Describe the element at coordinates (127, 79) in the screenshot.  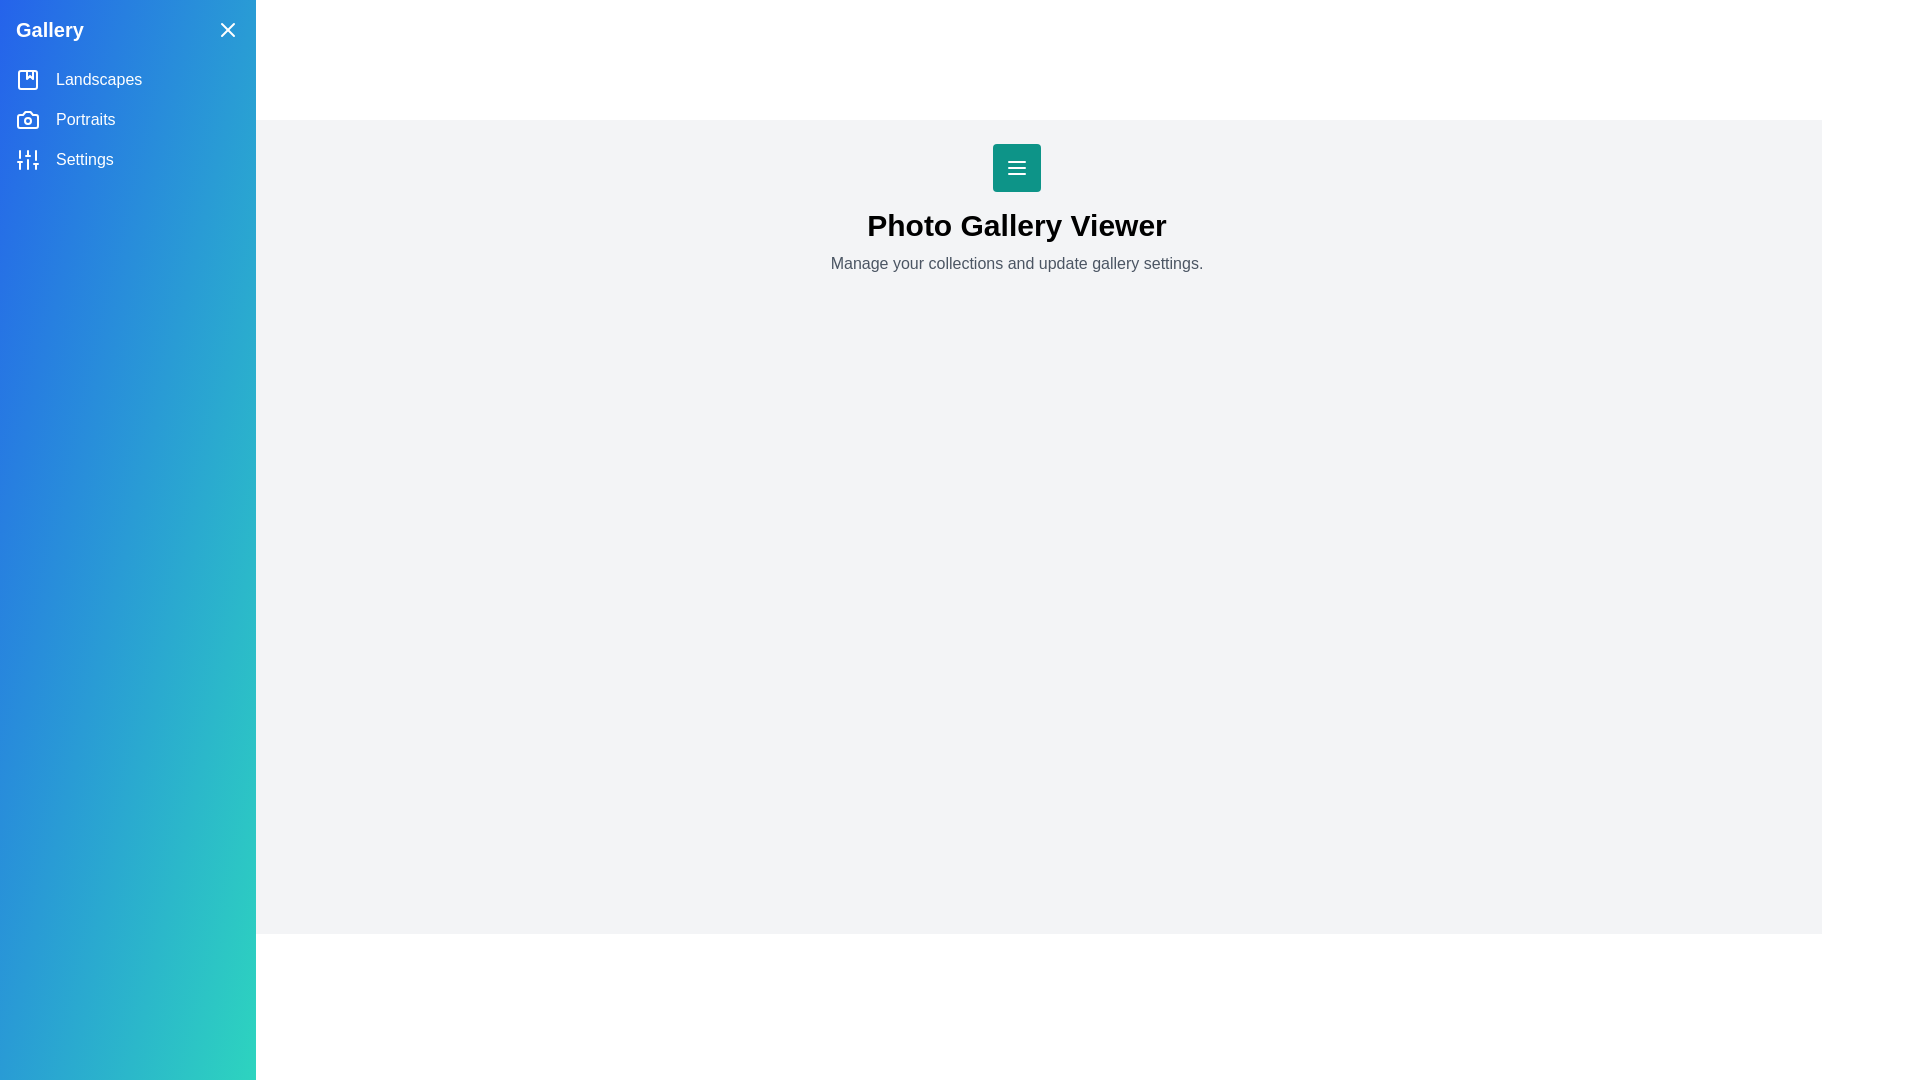
I see `the category Landscapes from the side drawer menu` at that location.